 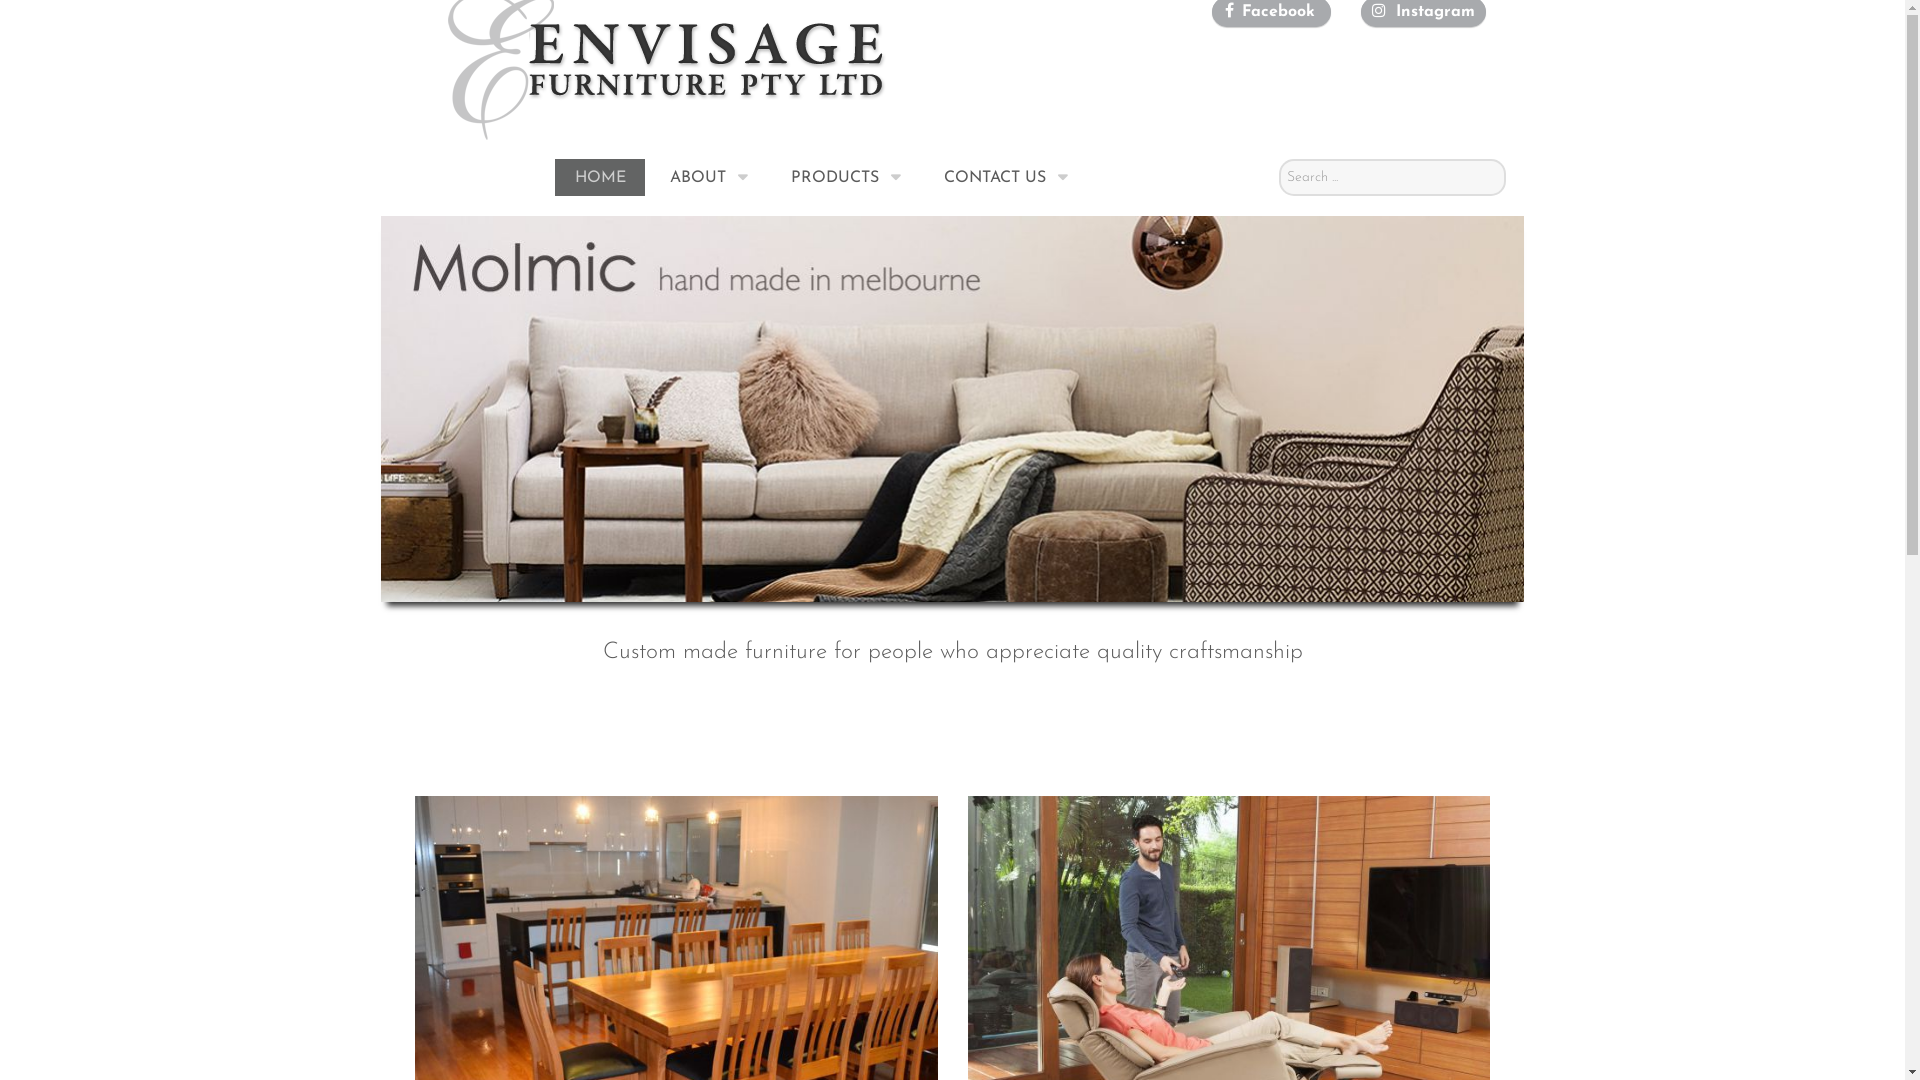 I want to click on 'HOME', so click(x=599, y=176).